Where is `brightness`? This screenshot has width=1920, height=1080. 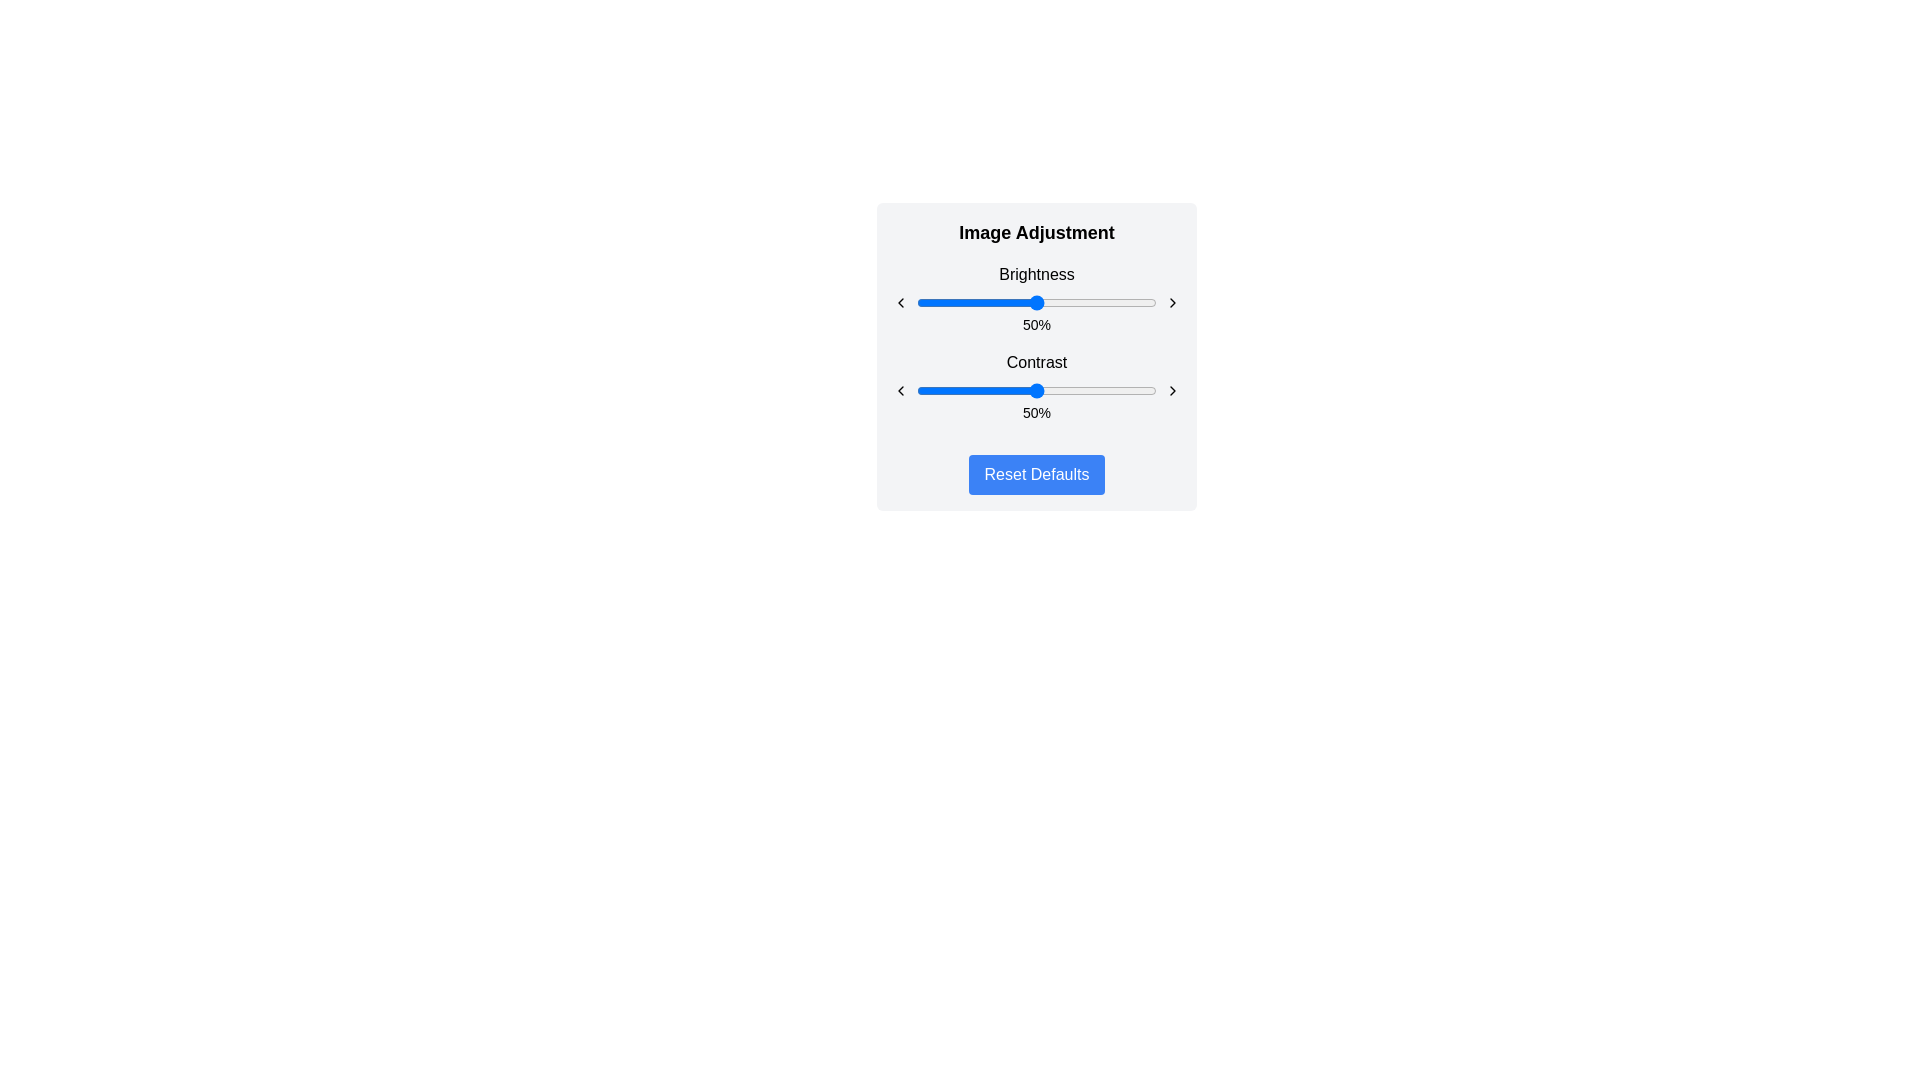
brightness is located at coordinates (1117, 303).